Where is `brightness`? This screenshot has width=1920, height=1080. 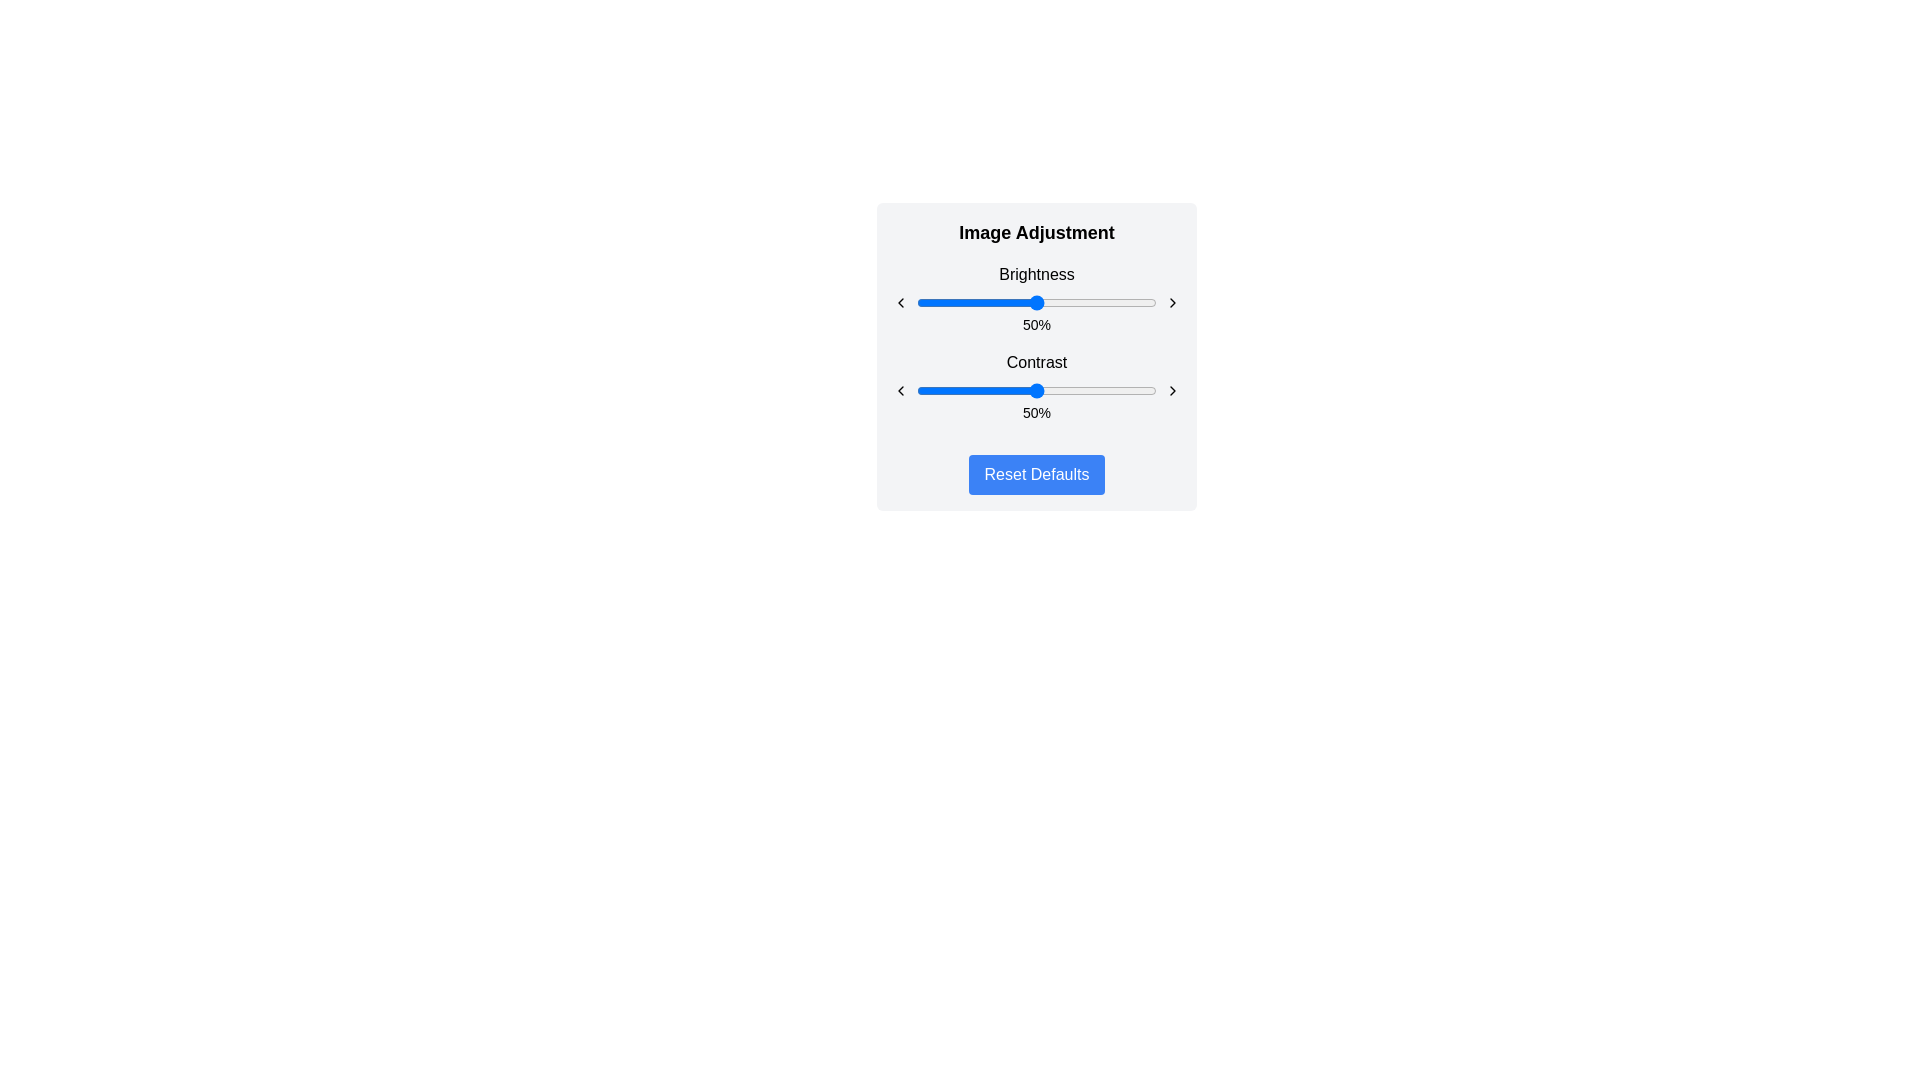
brightness is located at coordinates (1117, 303).